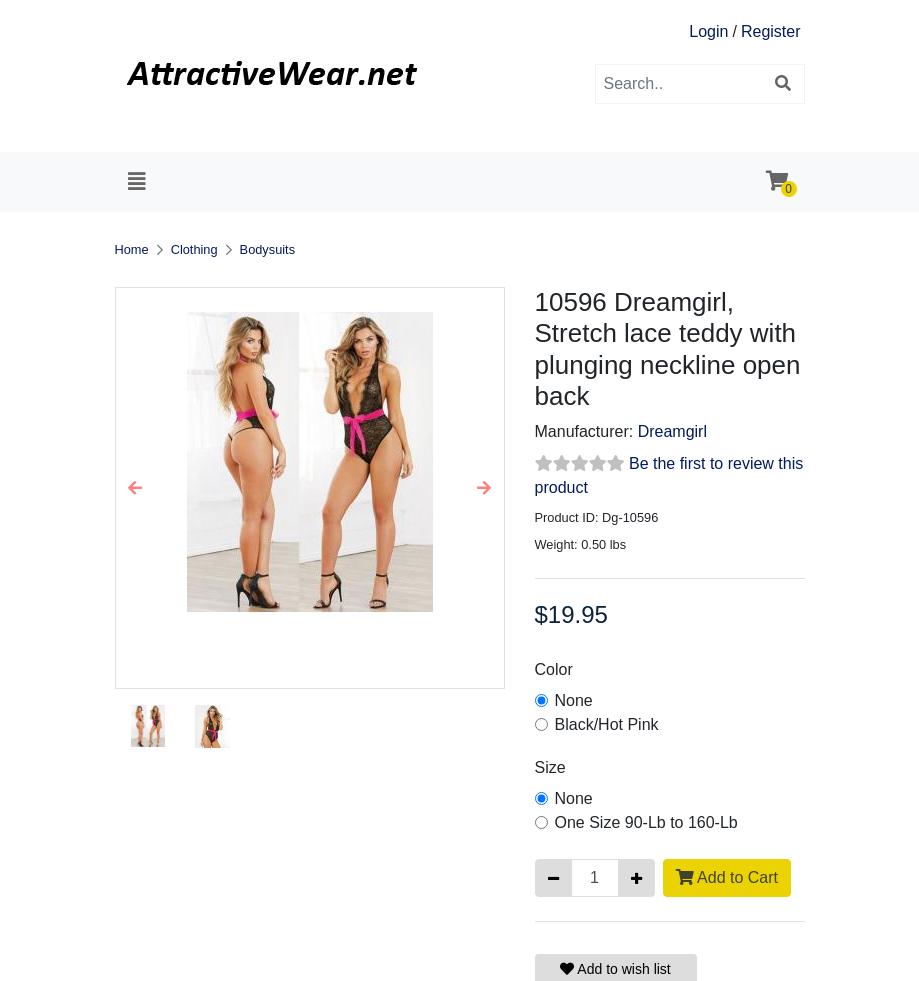 Image resolution: width=919 pixels, height=981 pixels. What do you see at coordinates (533, 516) in the screenshot?
I see `'Product ID: Dg-10596'` at bounding box center [533, 516].